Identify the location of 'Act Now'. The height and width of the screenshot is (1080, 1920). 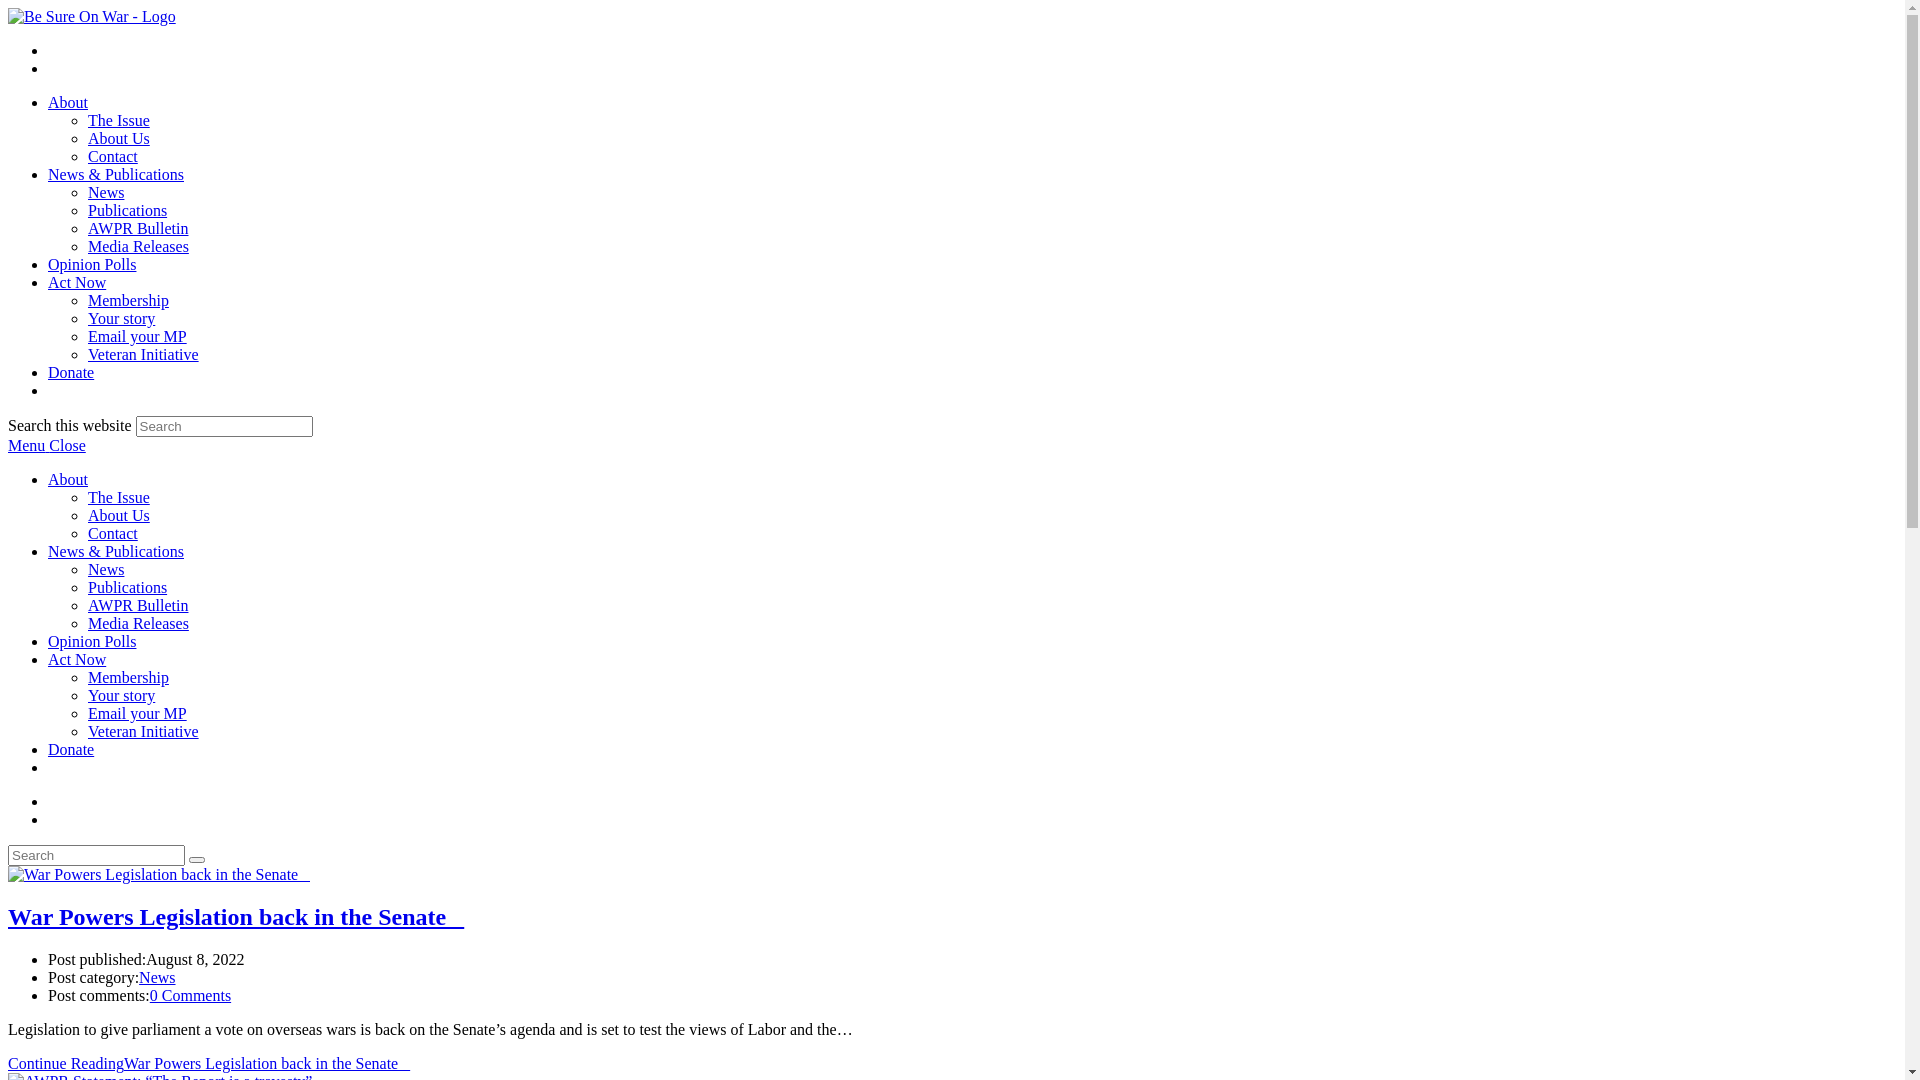
(48, 282).